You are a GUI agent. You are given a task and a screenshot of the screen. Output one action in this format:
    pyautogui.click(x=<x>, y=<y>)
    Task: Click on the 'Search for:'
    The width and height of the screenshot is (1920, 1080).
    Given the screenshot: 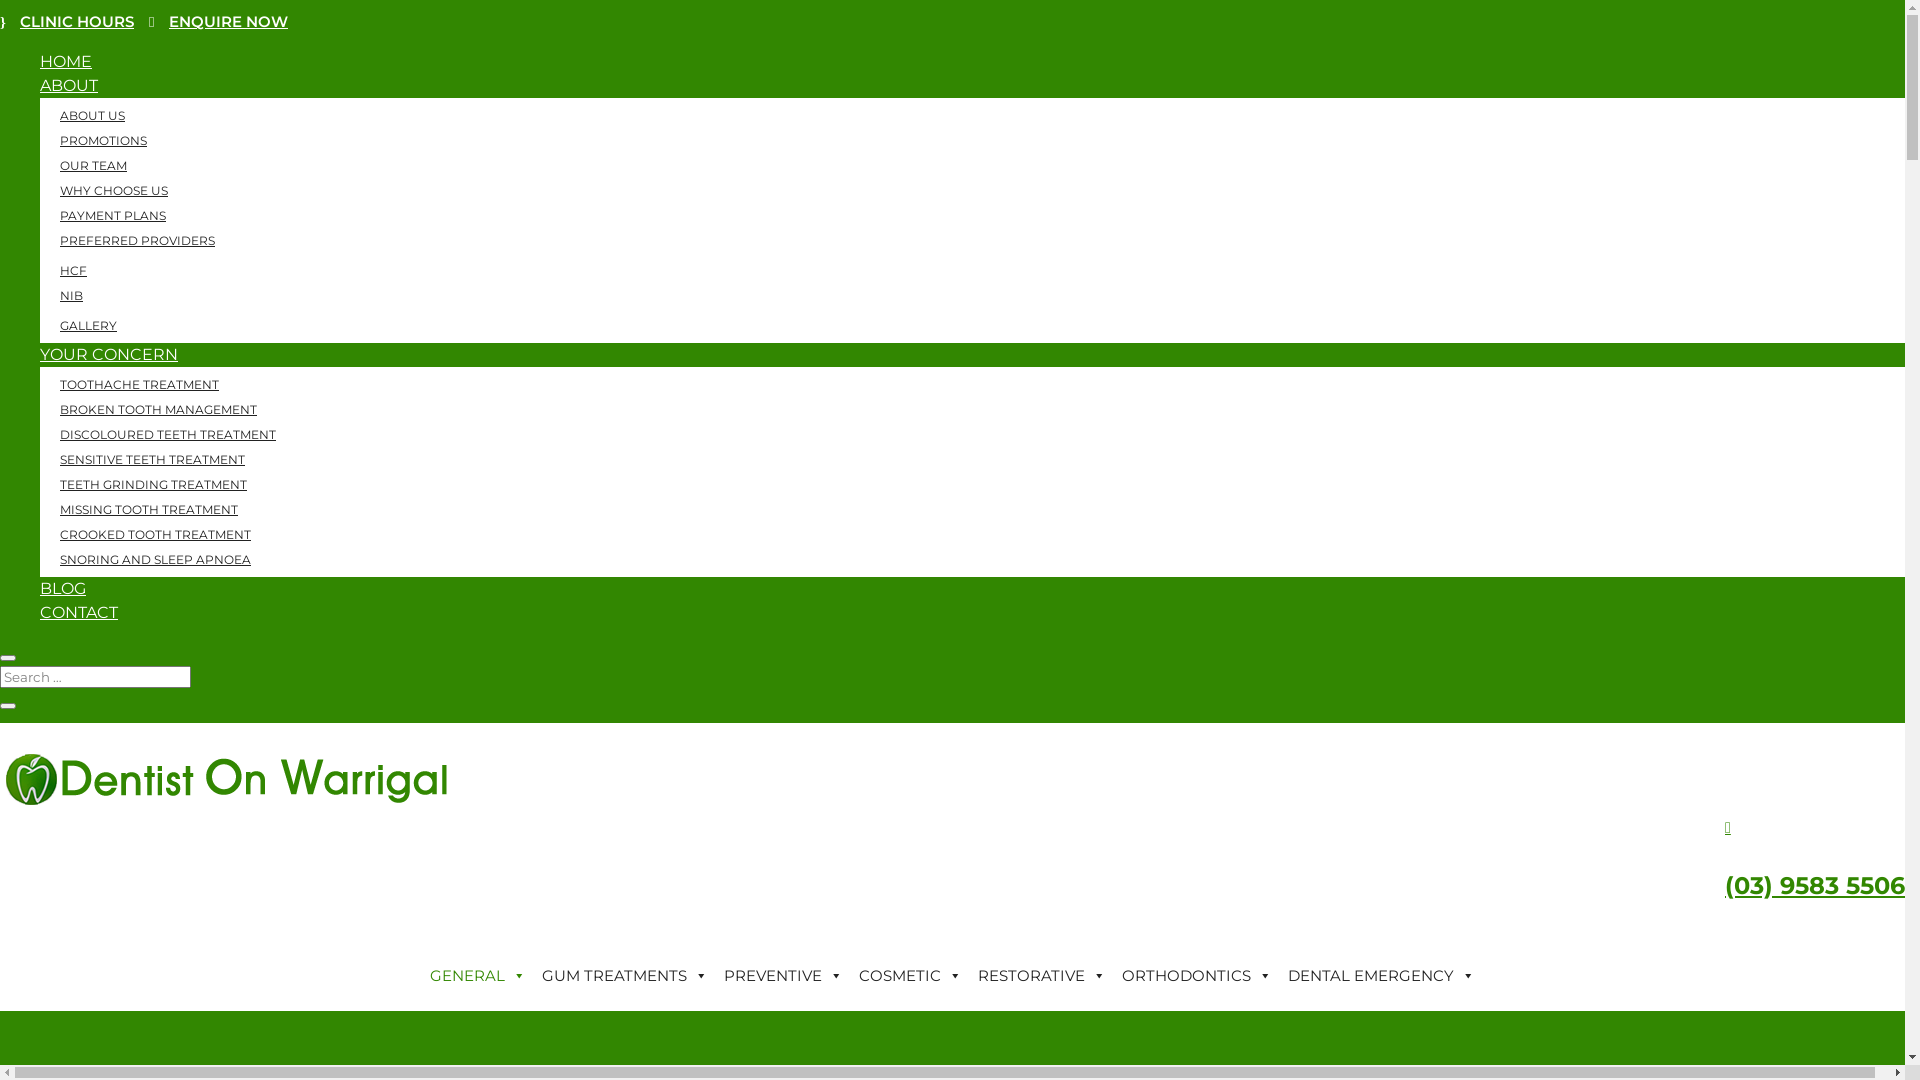 What is the action you would take?
    pyautogui.click(x=94, y=676)
    